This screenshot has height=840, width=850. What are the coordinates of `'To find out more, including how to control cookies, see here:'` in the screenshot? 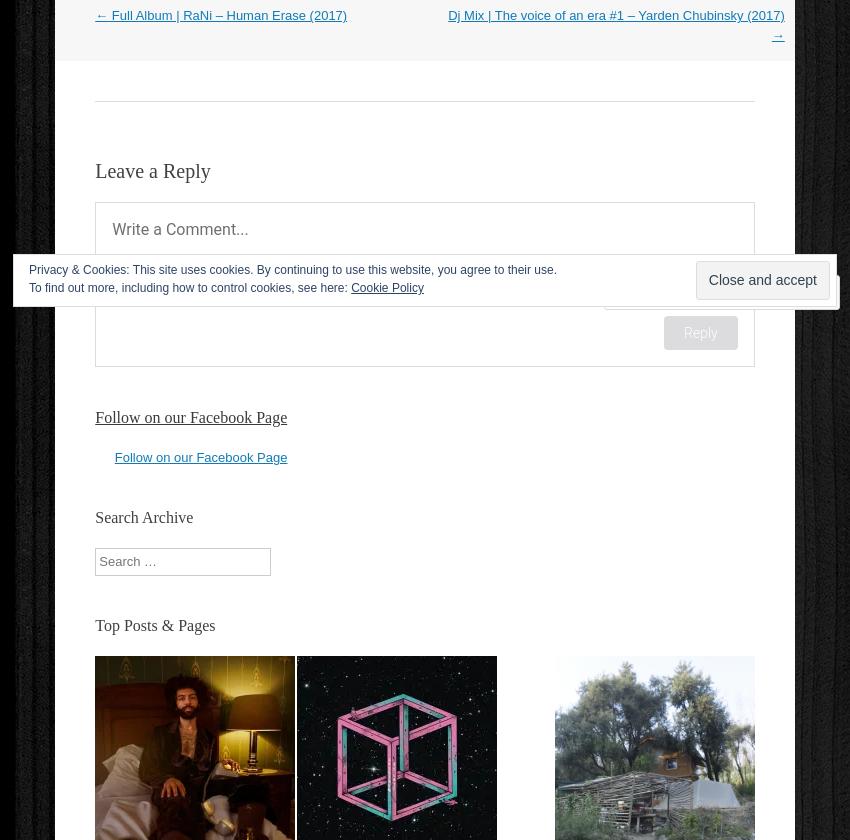 It's located at (188, 288).